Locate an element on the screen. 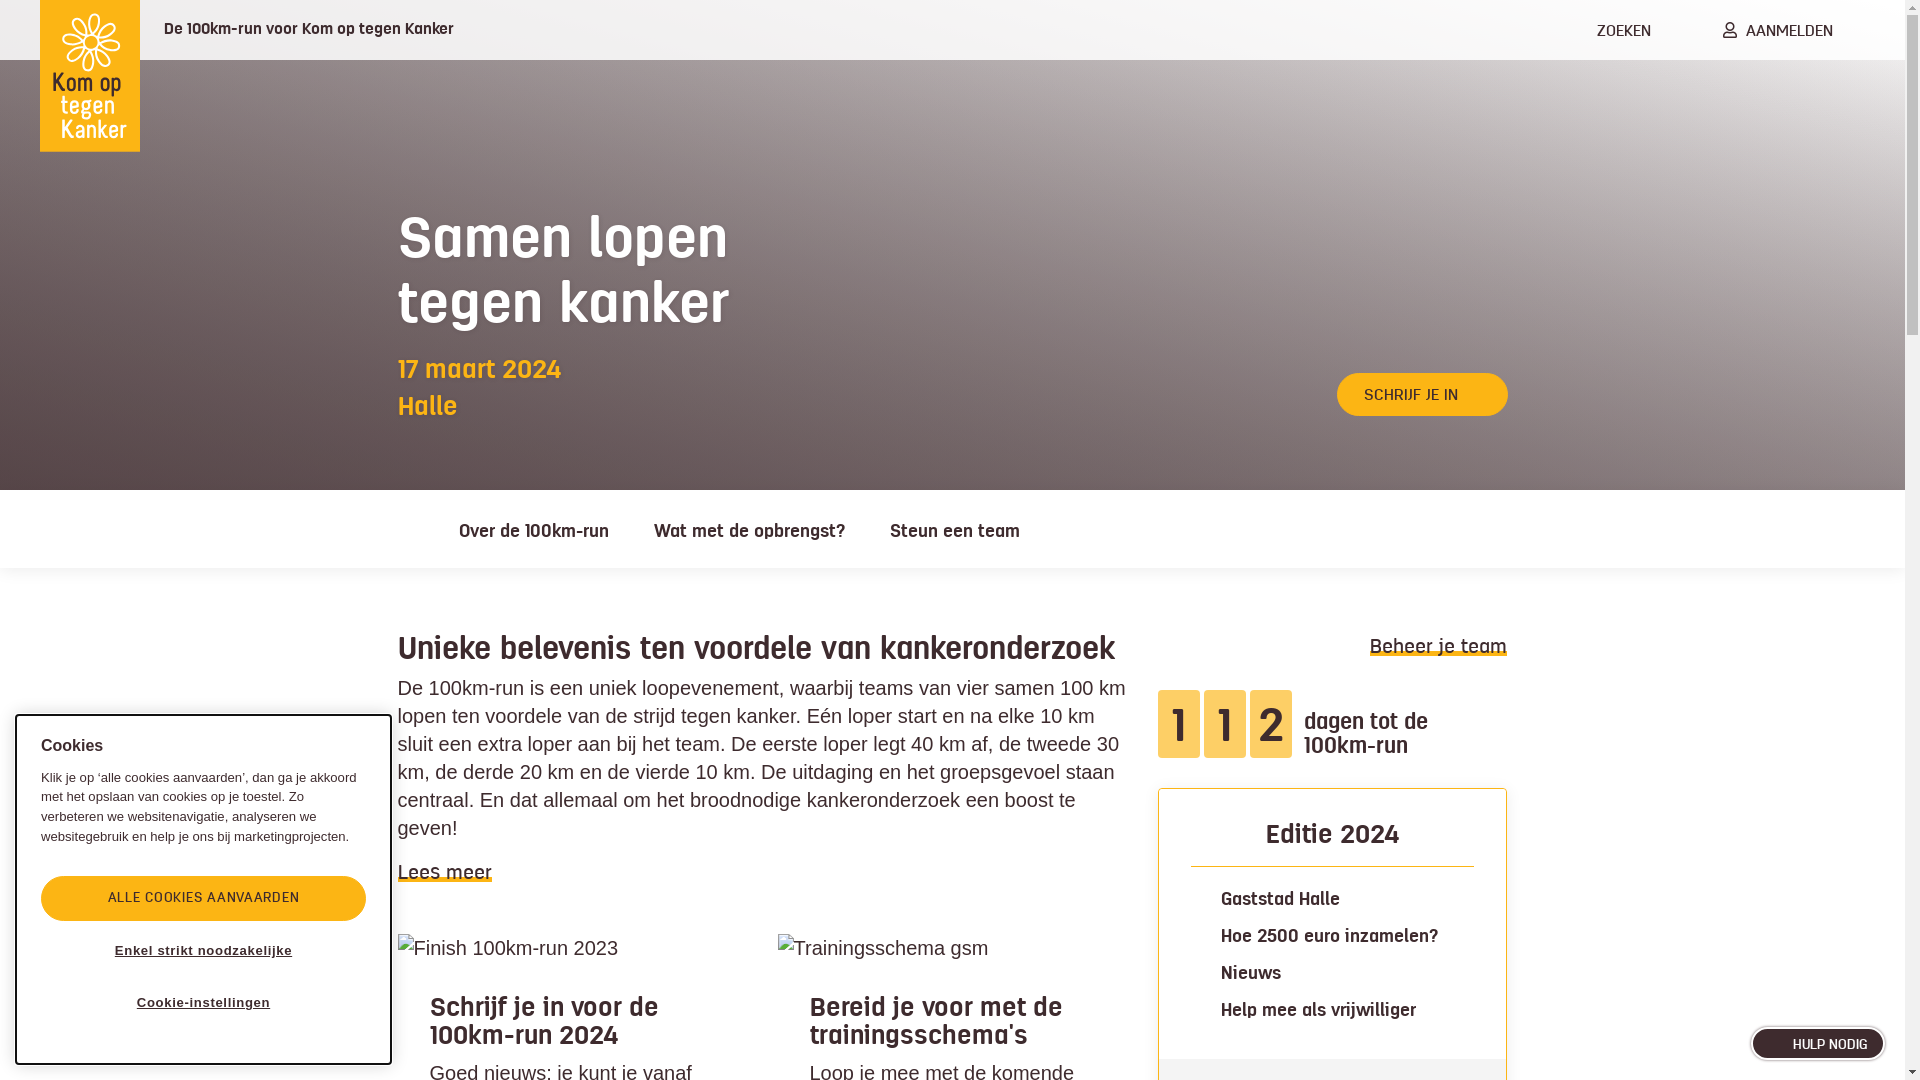 The height and width of the screenshot is (1080, 1920). 'Over de 100km-run' is located at coordinates (456, 527).